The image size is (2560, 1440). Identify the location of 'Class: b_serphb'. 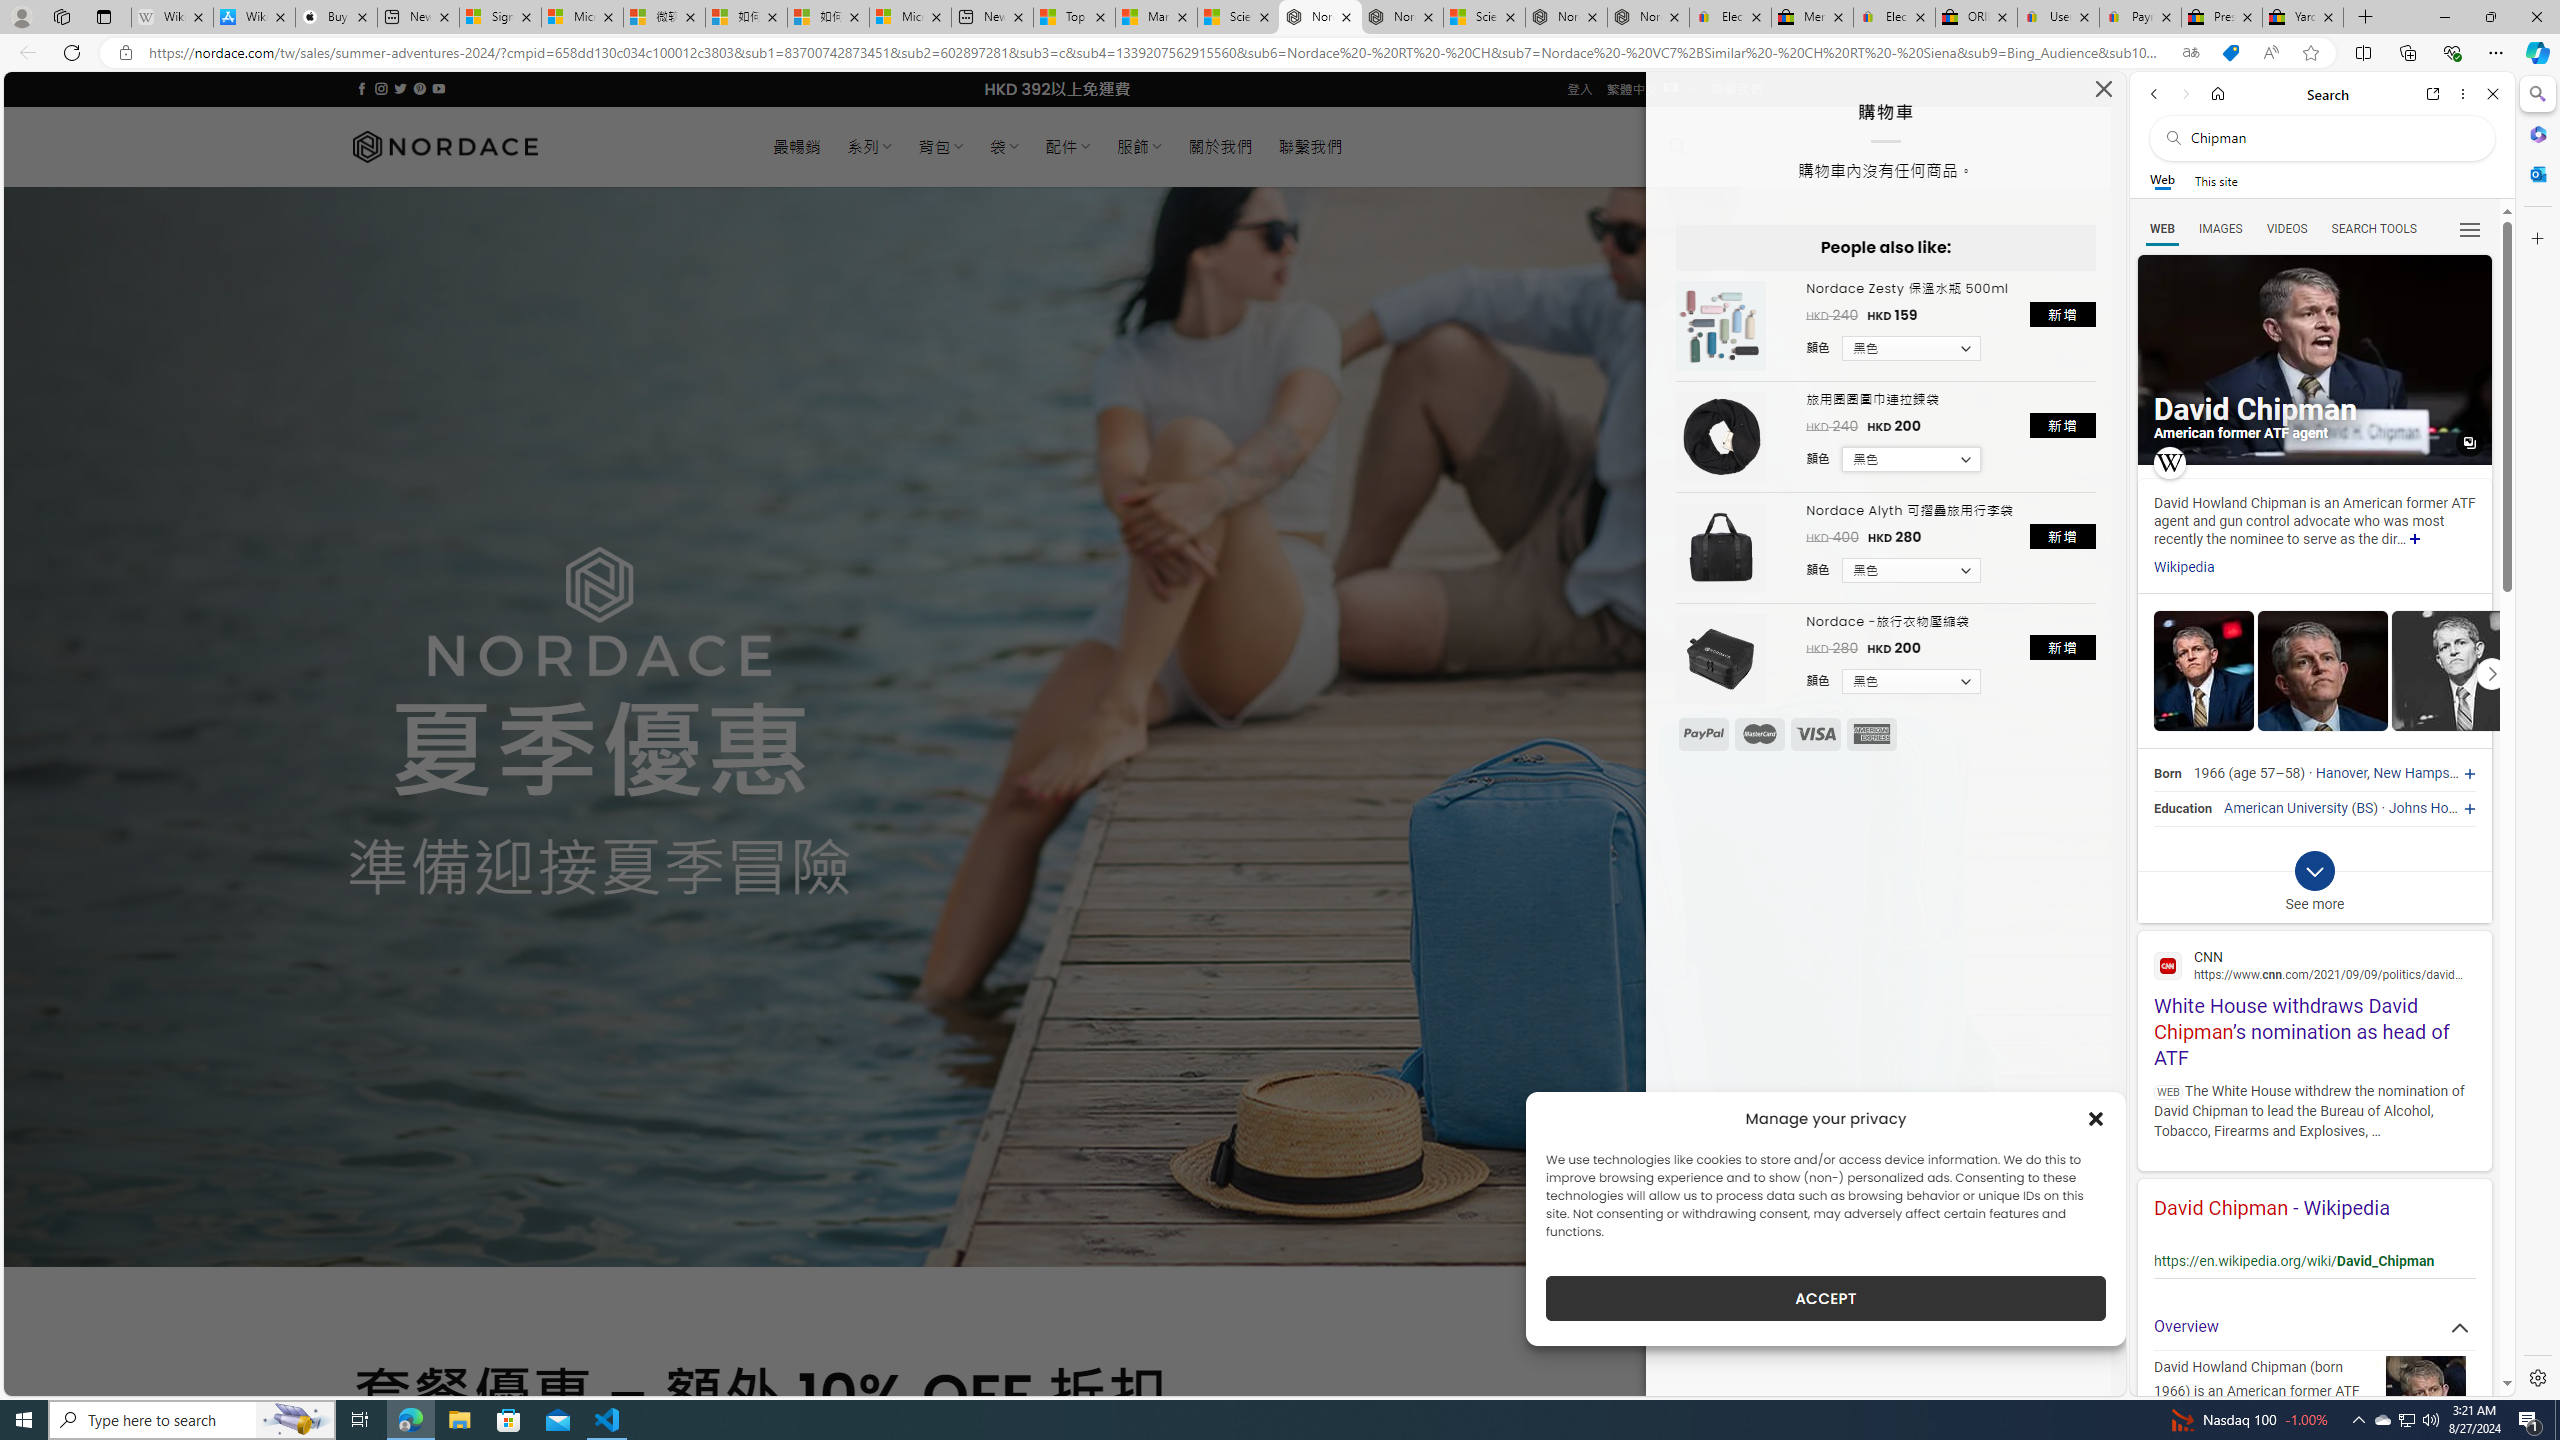
(2470, 229).